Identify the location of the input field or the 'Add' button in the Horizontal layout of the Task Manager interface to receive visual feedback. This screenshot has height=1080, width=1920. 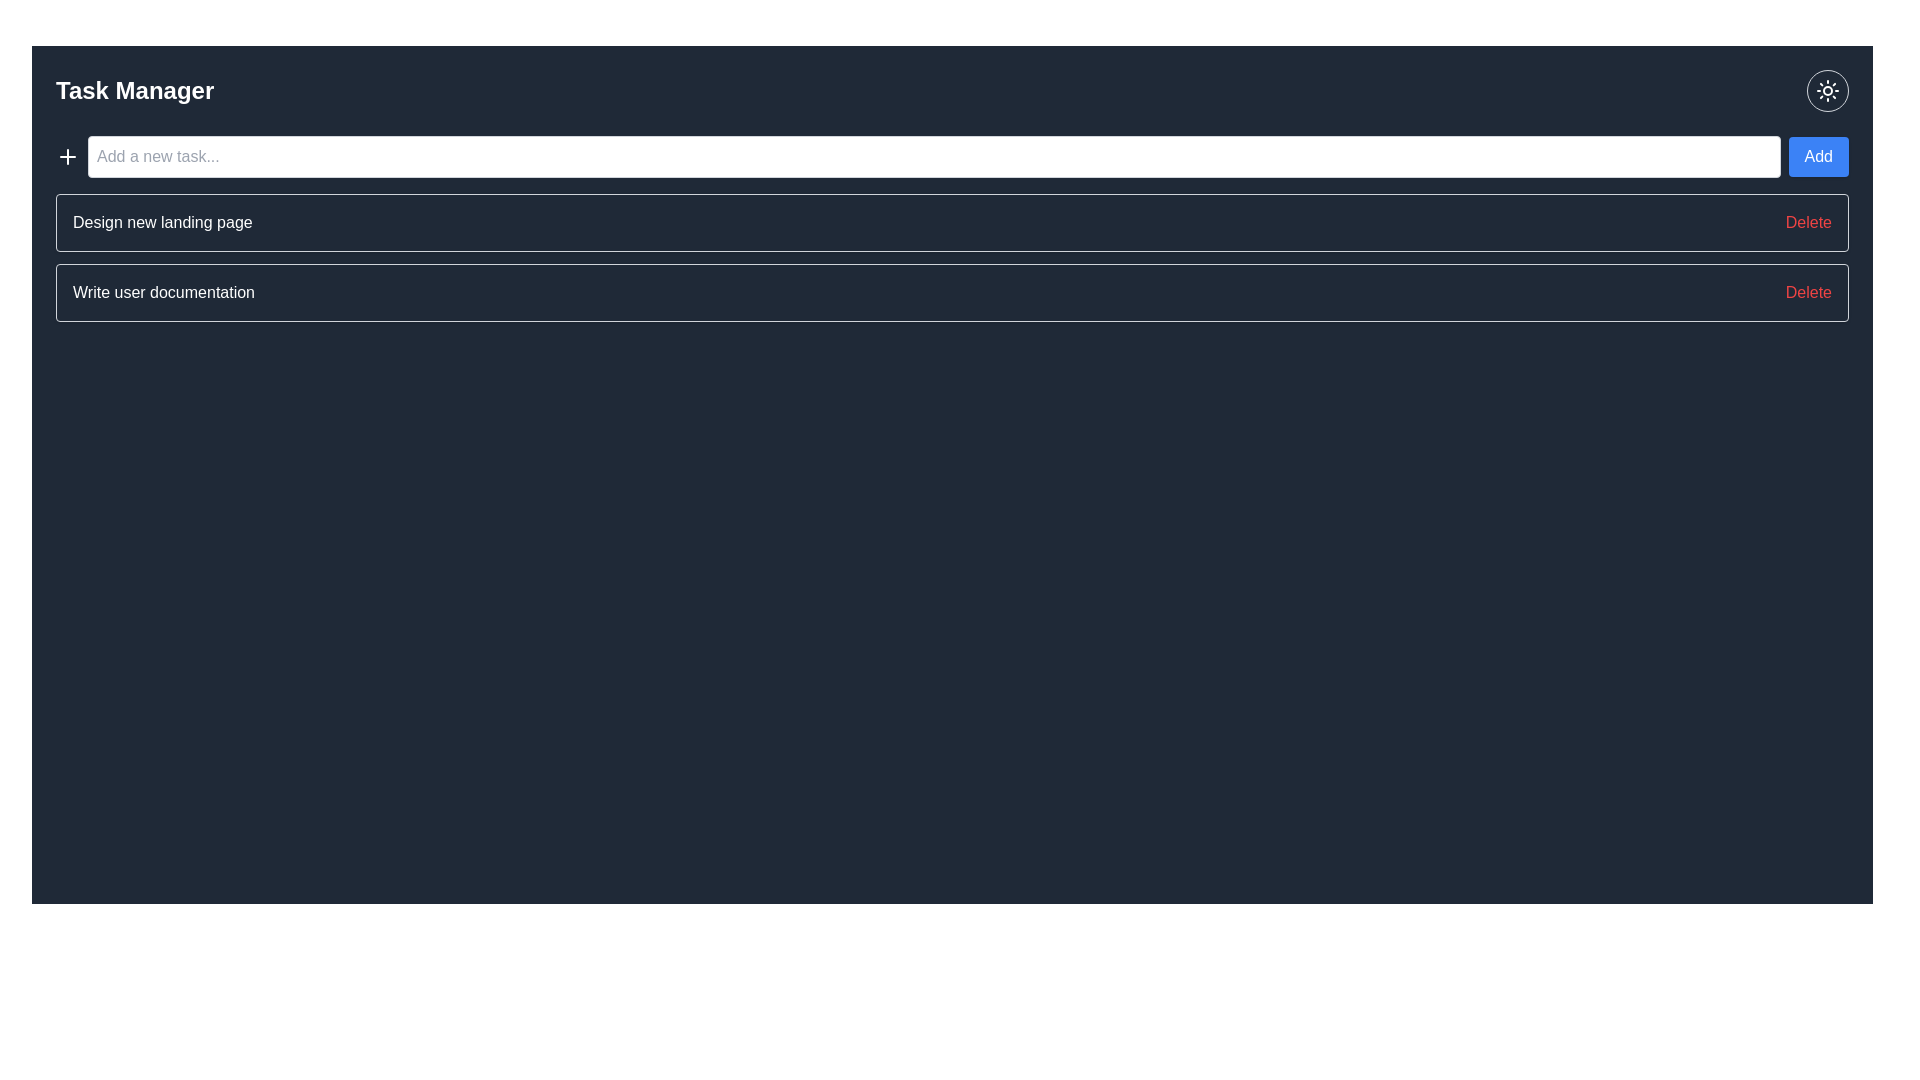
(951, 156).